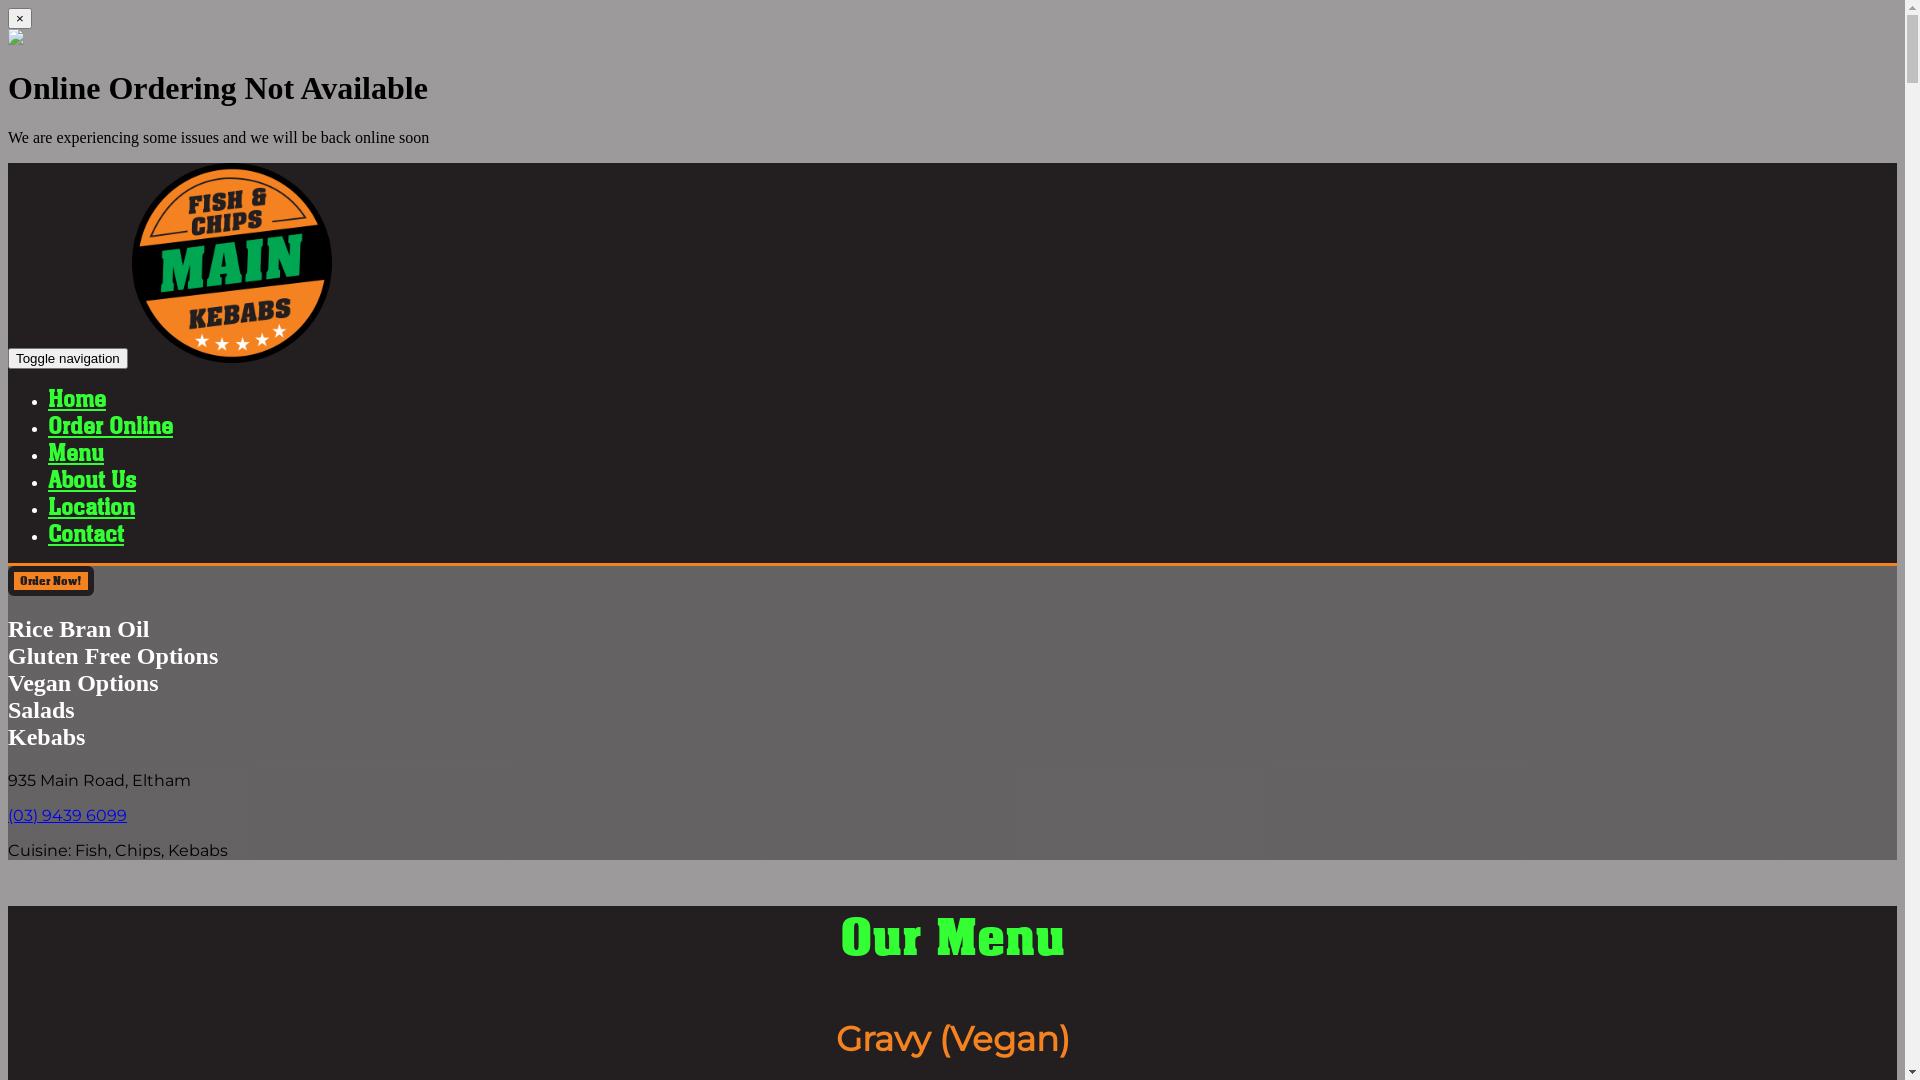  What do you see at coordinates (48, 398) in the screenshot?
I see `'Home'` at bounding box center [48, 398].